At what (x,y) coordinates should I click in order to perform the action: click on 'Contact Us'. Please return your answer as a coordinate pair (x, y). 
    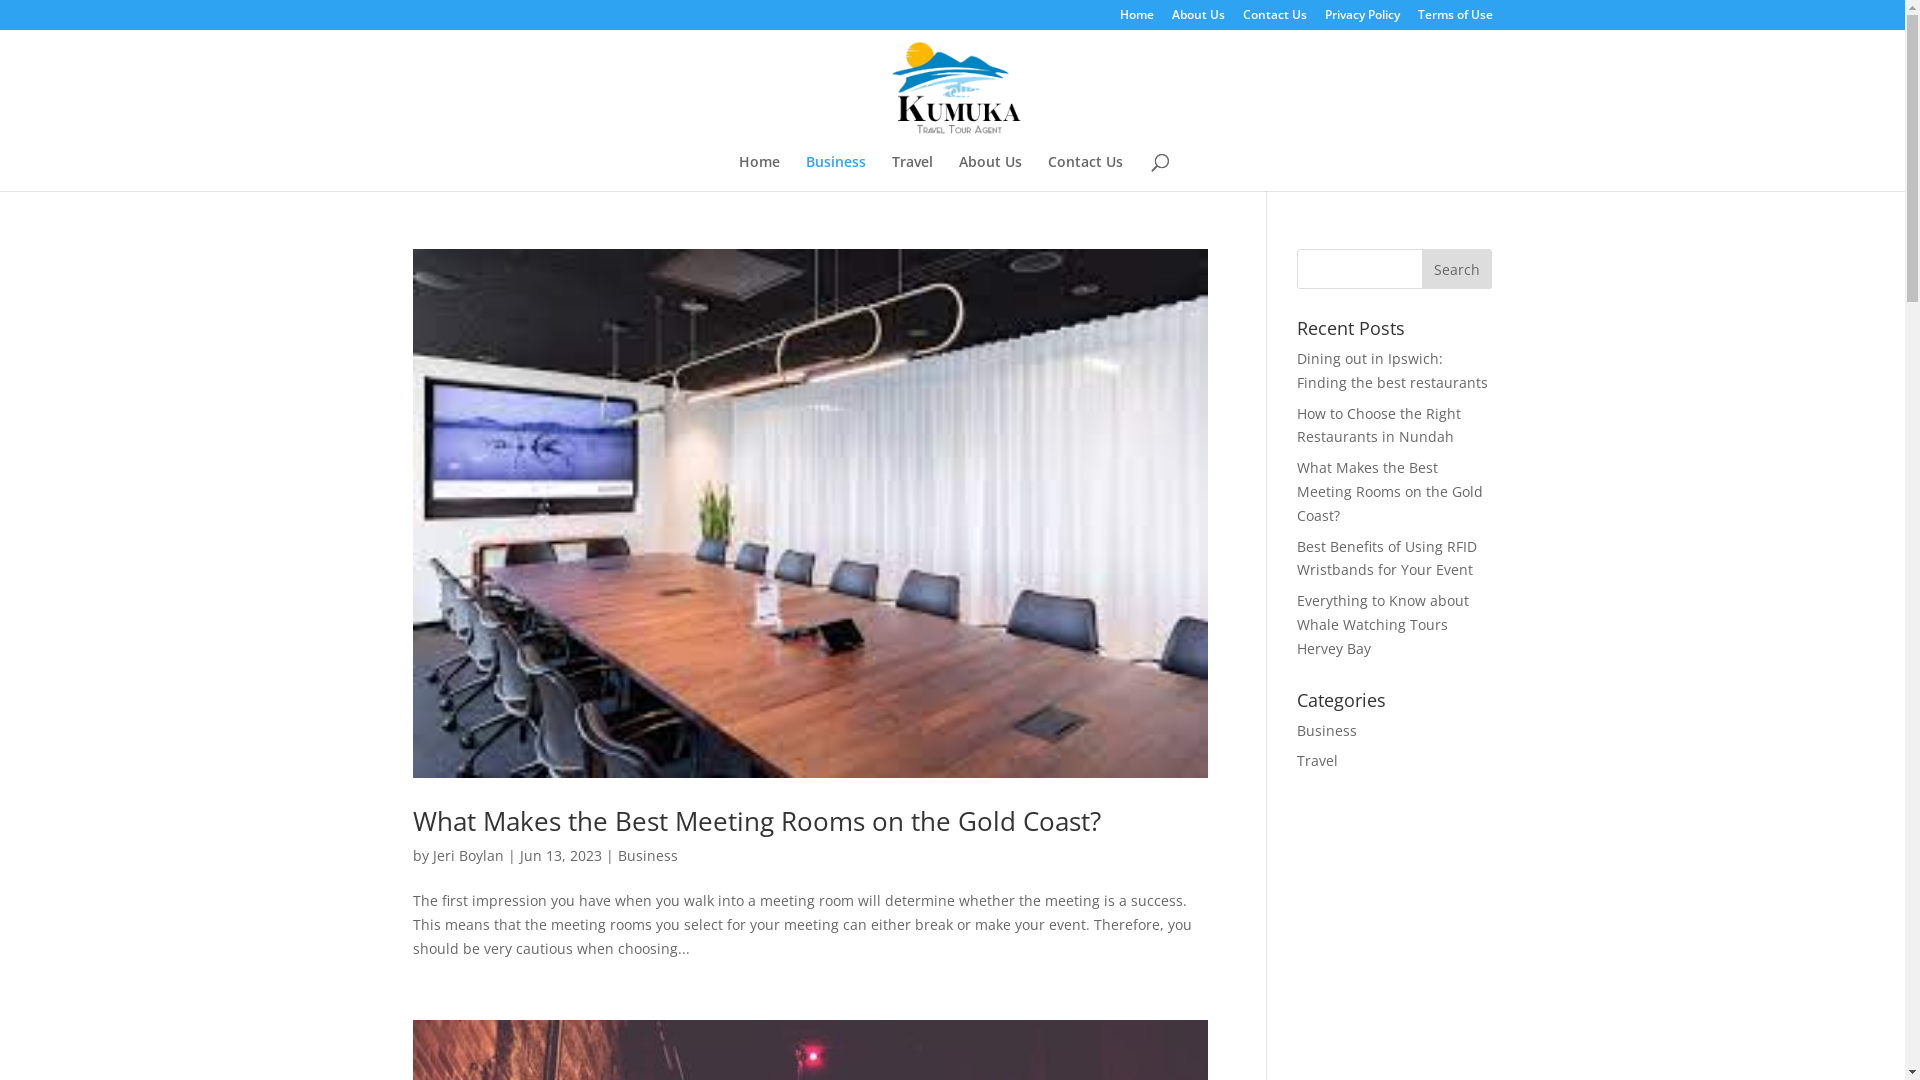
    Looking at the image, I should click on (1084, 172).